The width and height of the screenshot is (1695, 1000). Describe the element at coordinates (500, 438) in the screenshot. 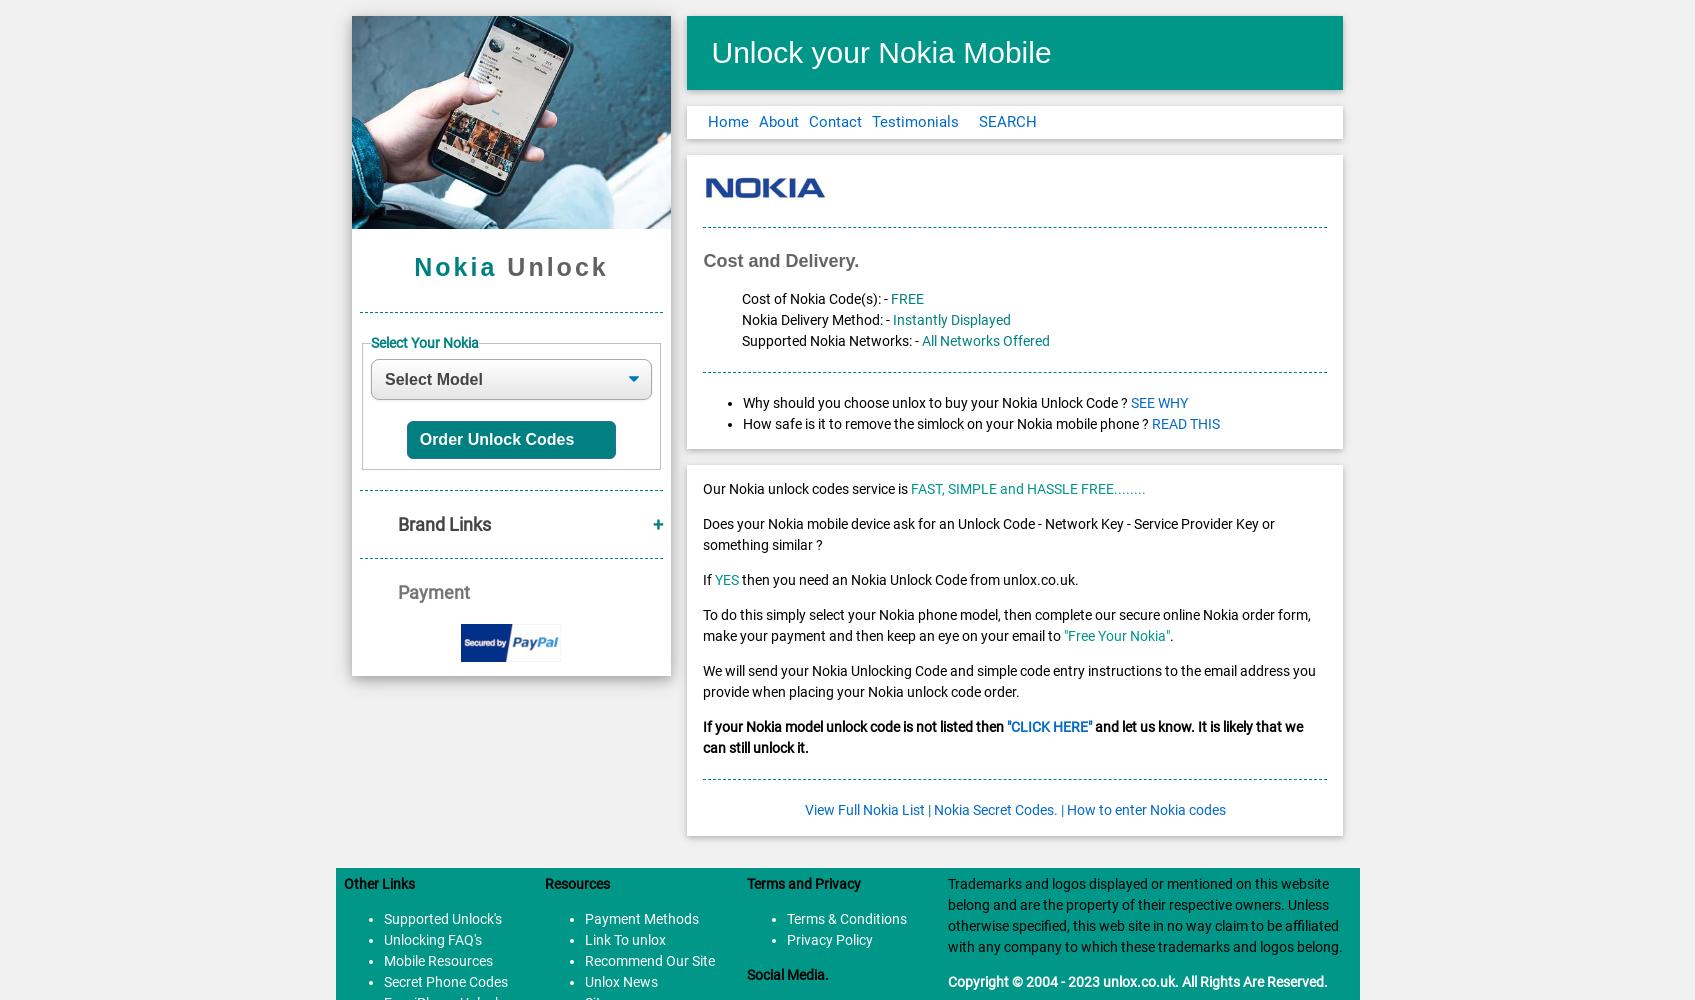

I see `'Order Unlock Codes'` at that location.